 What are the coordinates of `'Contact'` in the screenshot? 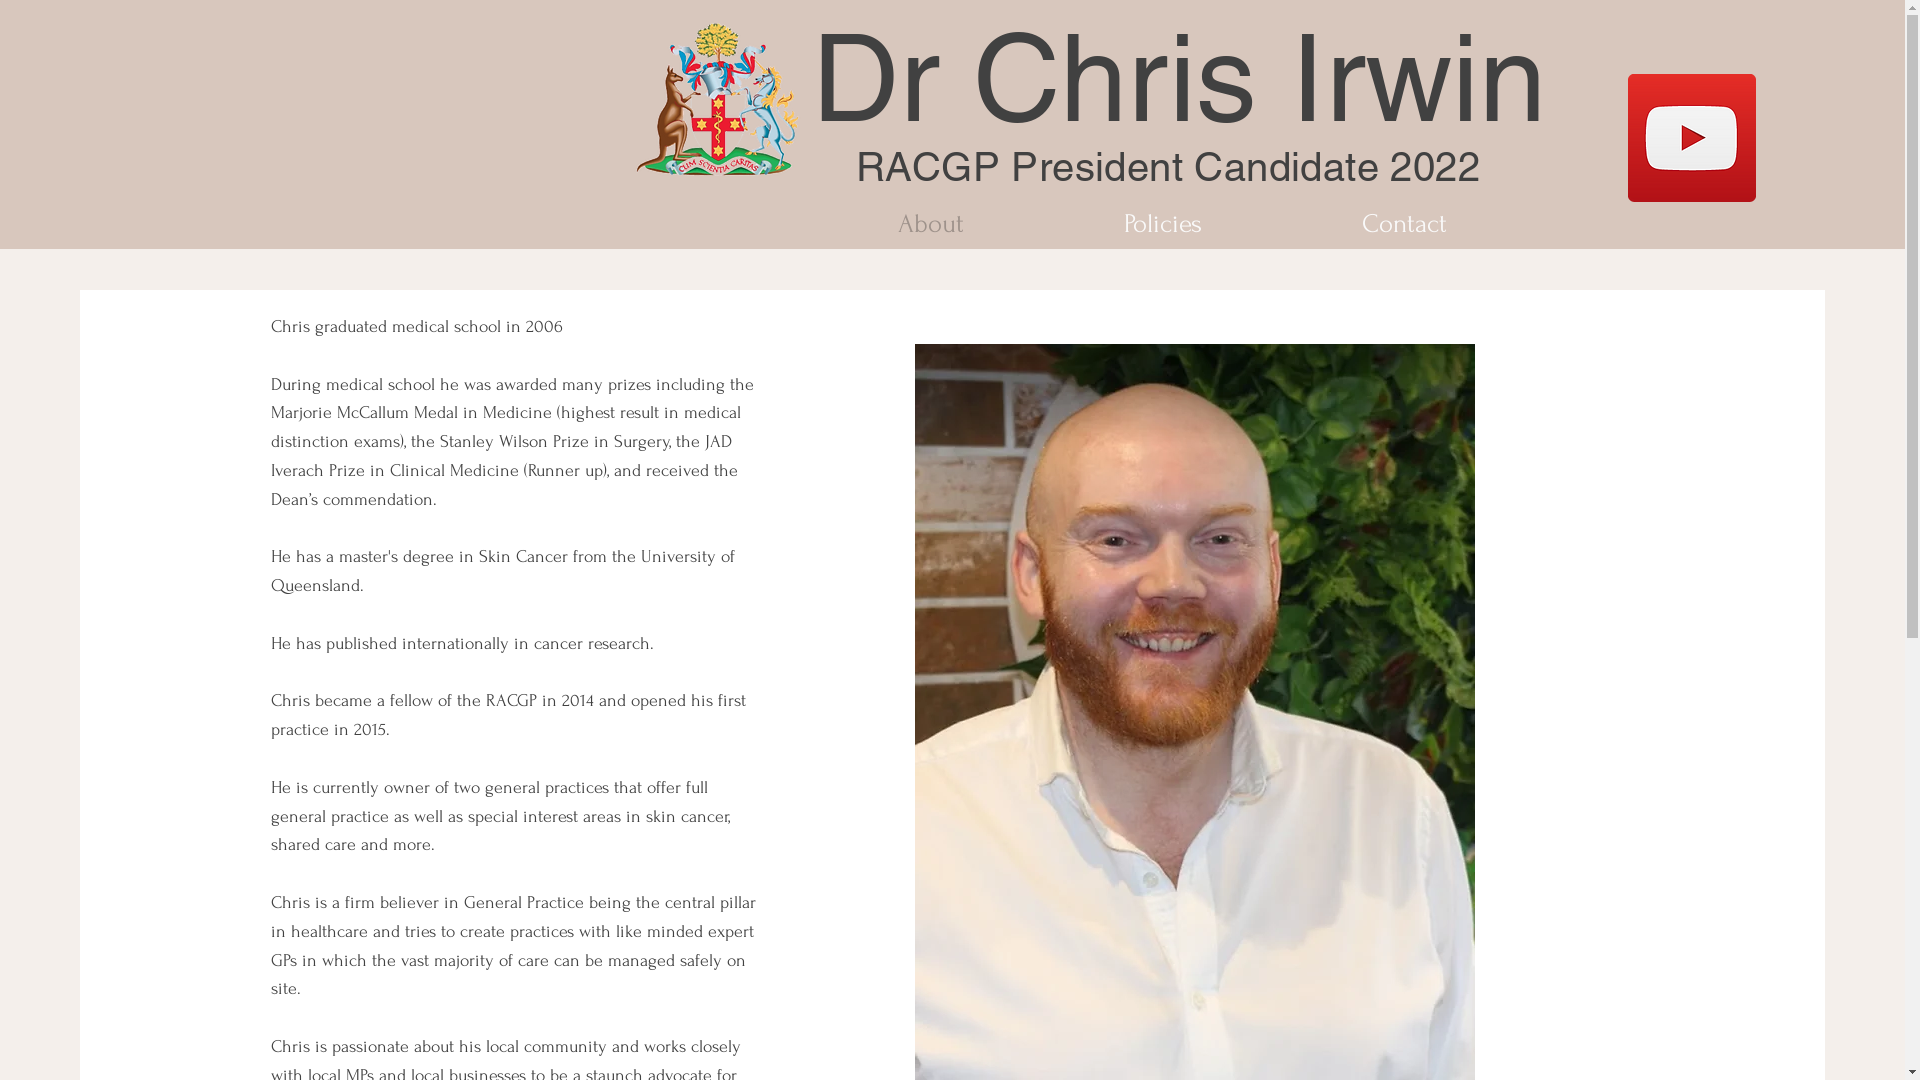 It's located at (1402, 223).